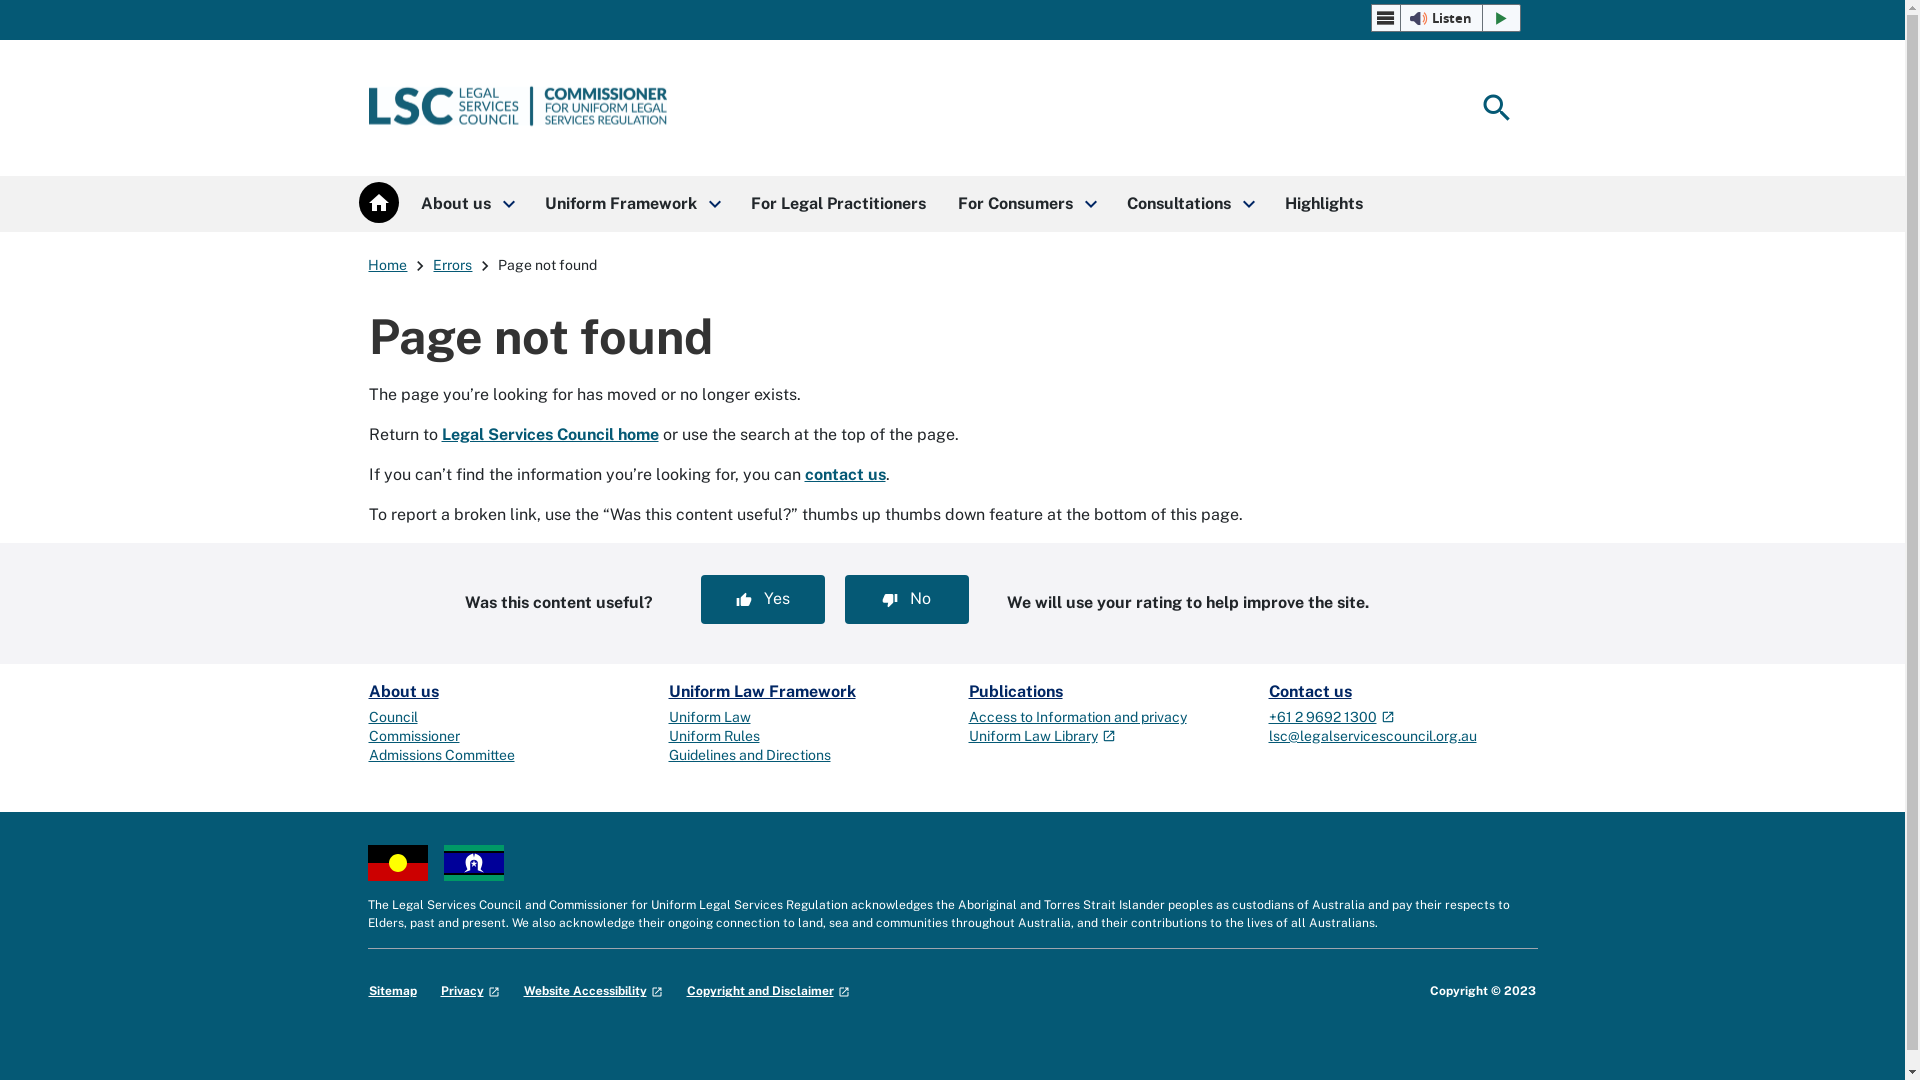 Image resolution: width=1920 pixels, height=1080 pixels. What do you see at coordinates (713, 736) in the screenshot?
I see `'Uniform Rules'` at bounding box center [713, 736].